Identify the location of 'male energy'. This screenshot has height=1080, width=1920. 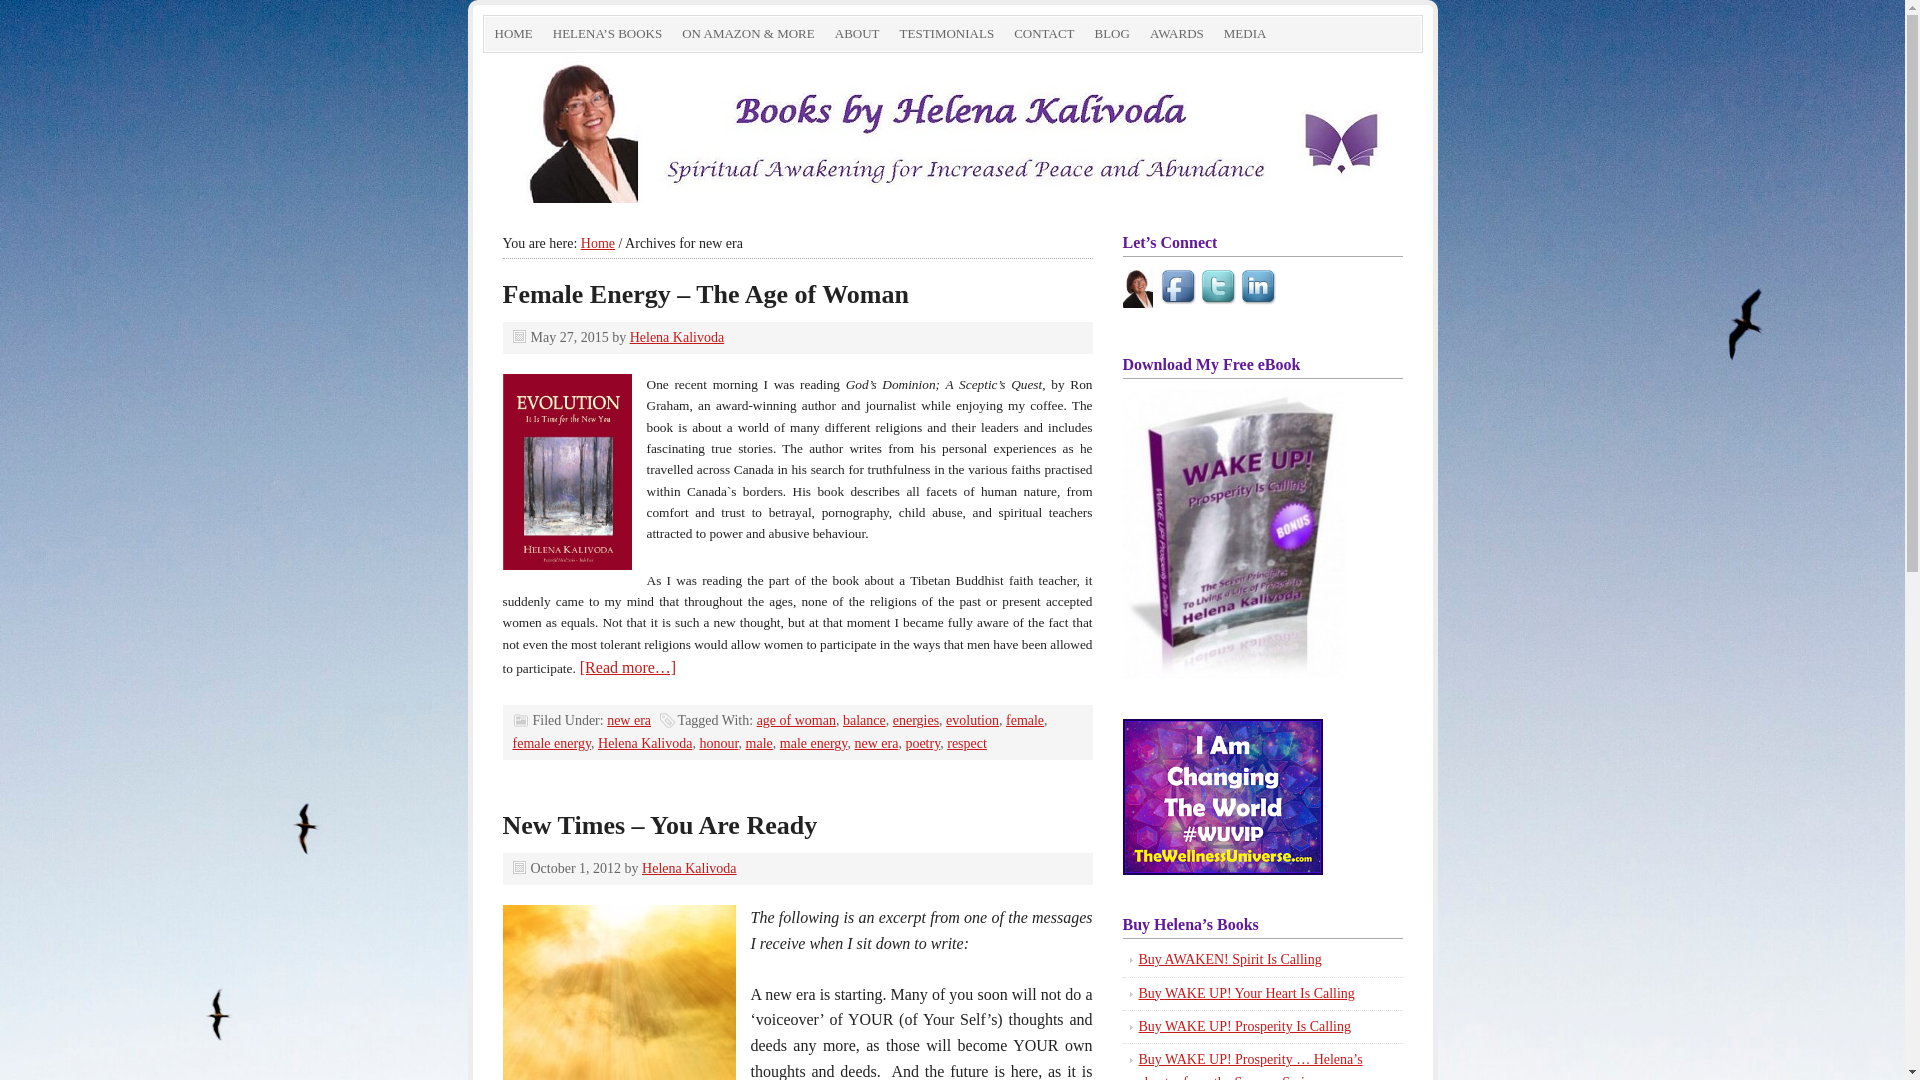
(778, 743).